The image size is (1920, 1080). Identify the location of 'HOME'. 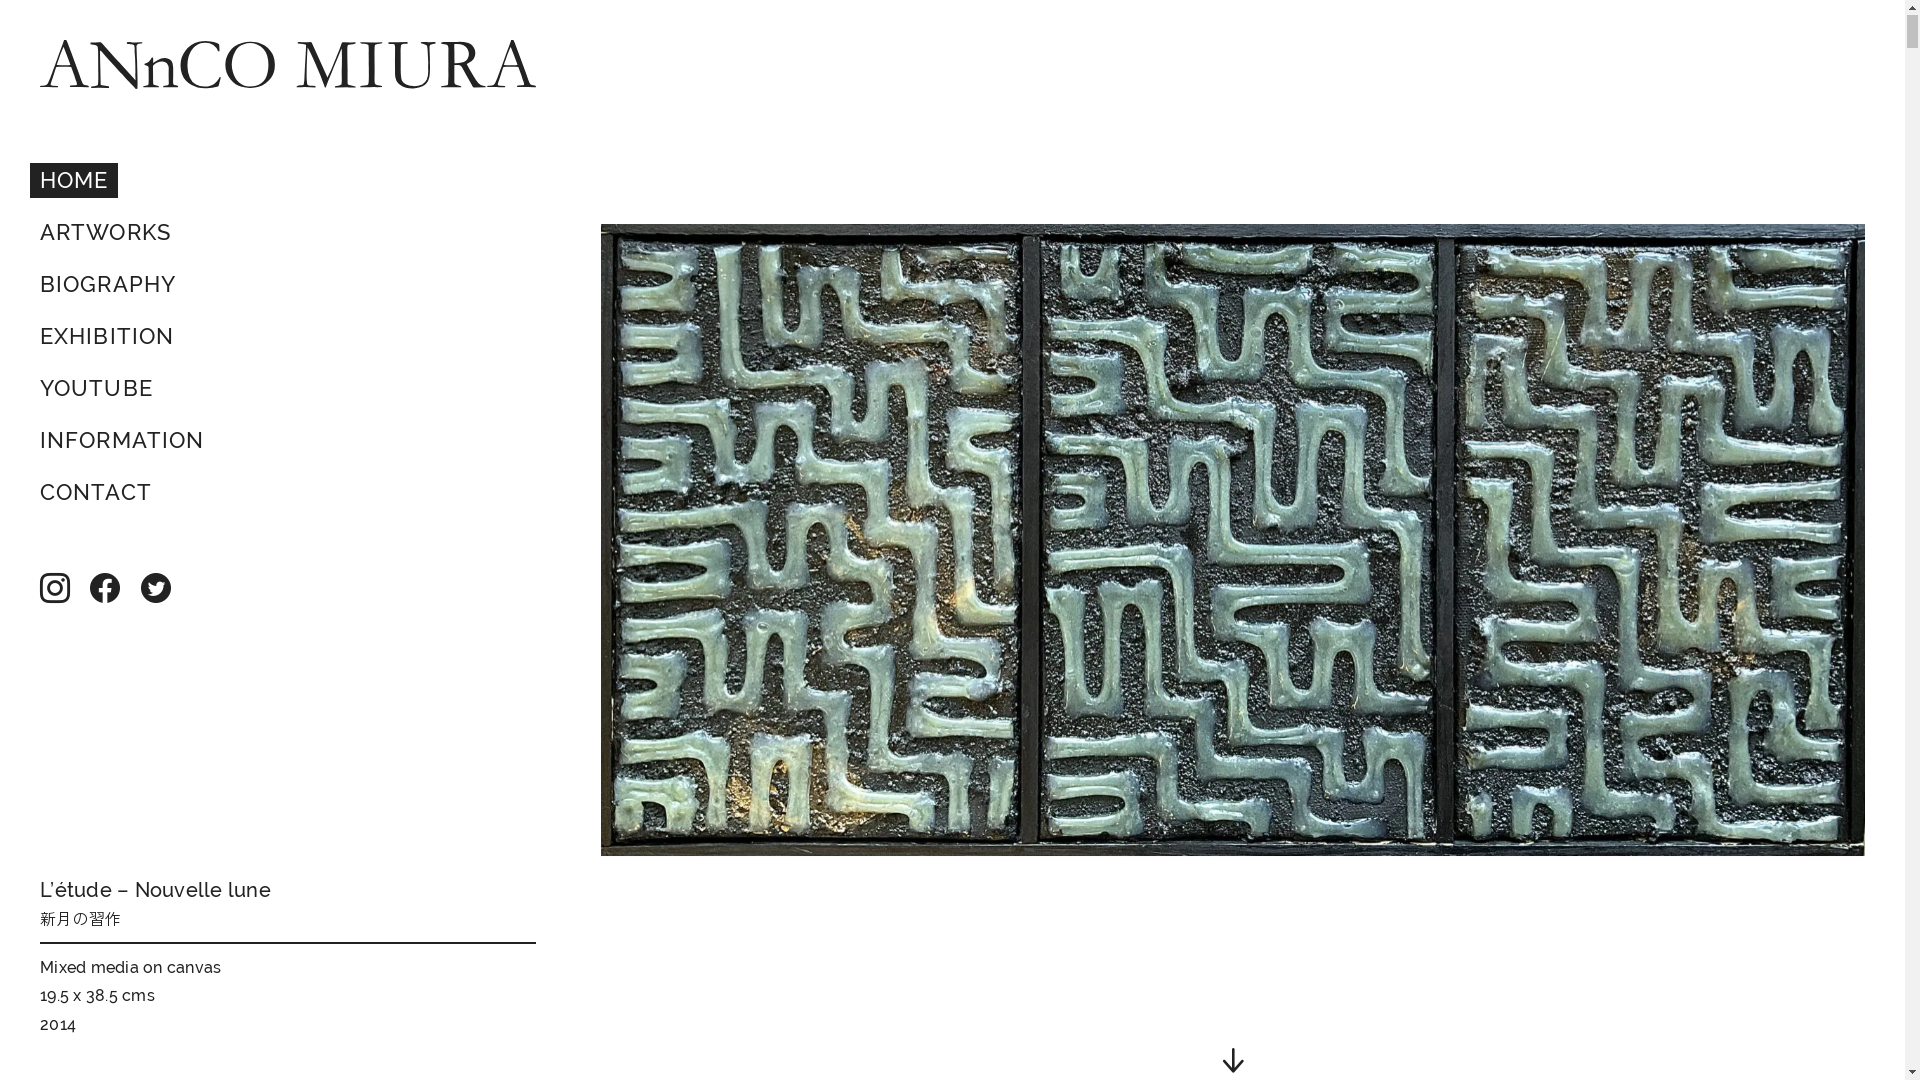
(73, 181).